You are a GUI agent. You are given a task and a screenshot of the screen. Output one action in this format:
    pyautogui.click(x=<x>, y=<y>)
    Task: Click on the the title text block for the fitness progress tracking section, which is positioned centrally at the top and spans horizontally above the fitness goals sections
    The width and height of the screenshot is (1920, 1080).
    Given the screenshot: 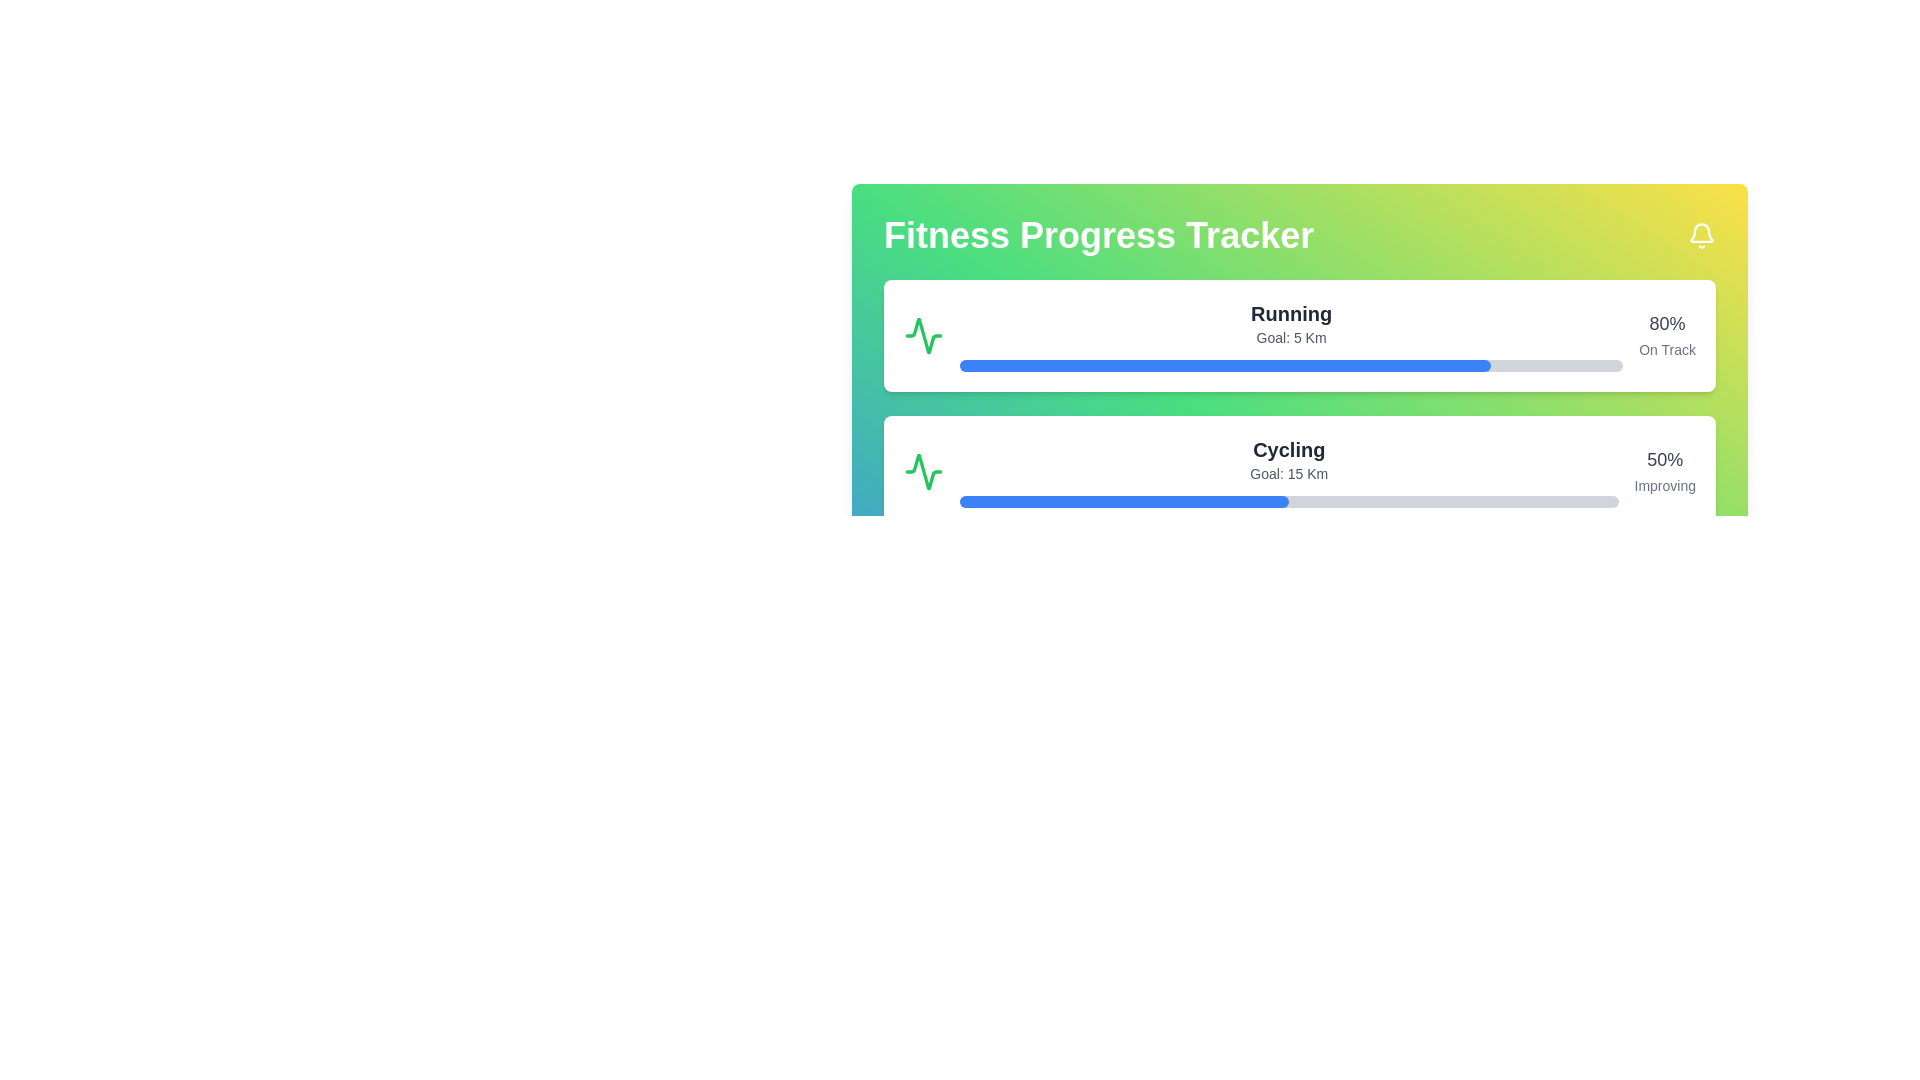 What is the action you would take?
    pyautogui.click(x=1300, y=234)
    